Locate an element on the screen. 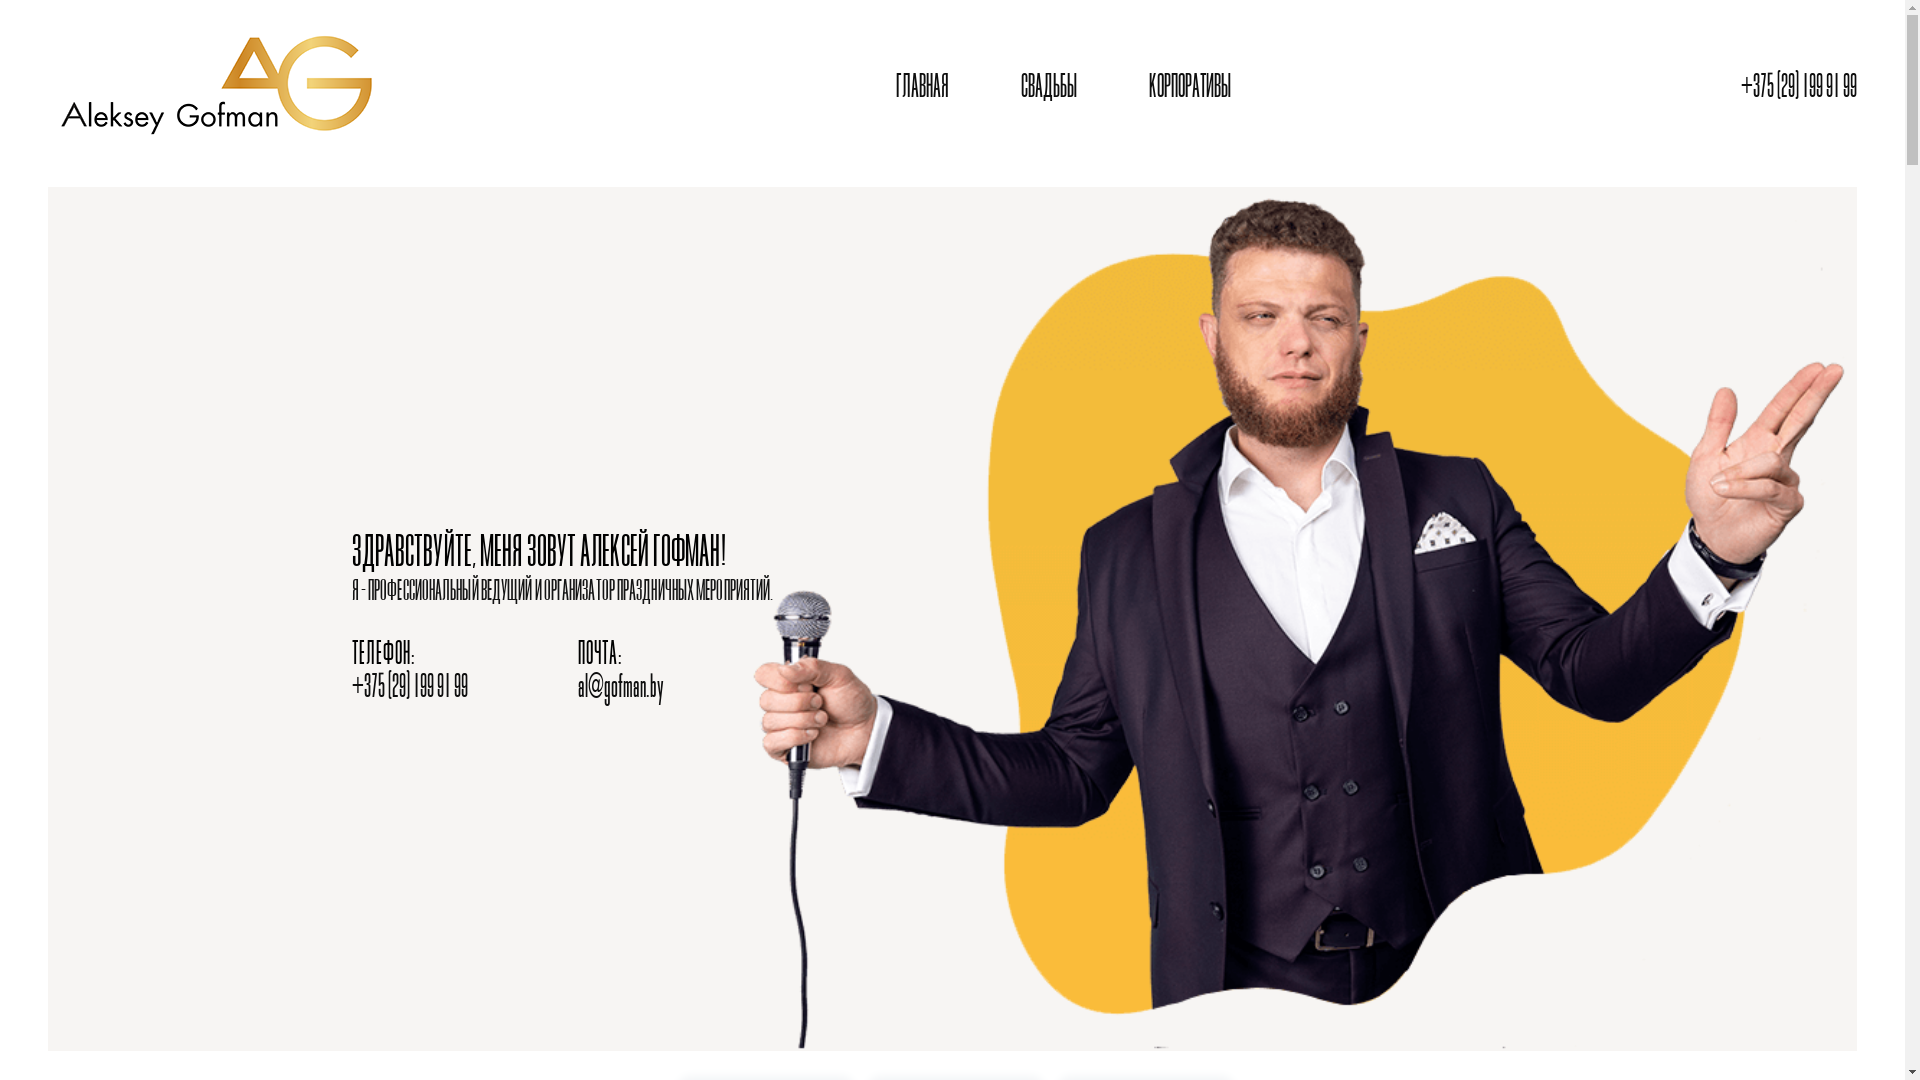 Image resolution: width=1920 pixels, height=1080 pixels. 'al@gofman.by' is located at coordinates (619, 687).